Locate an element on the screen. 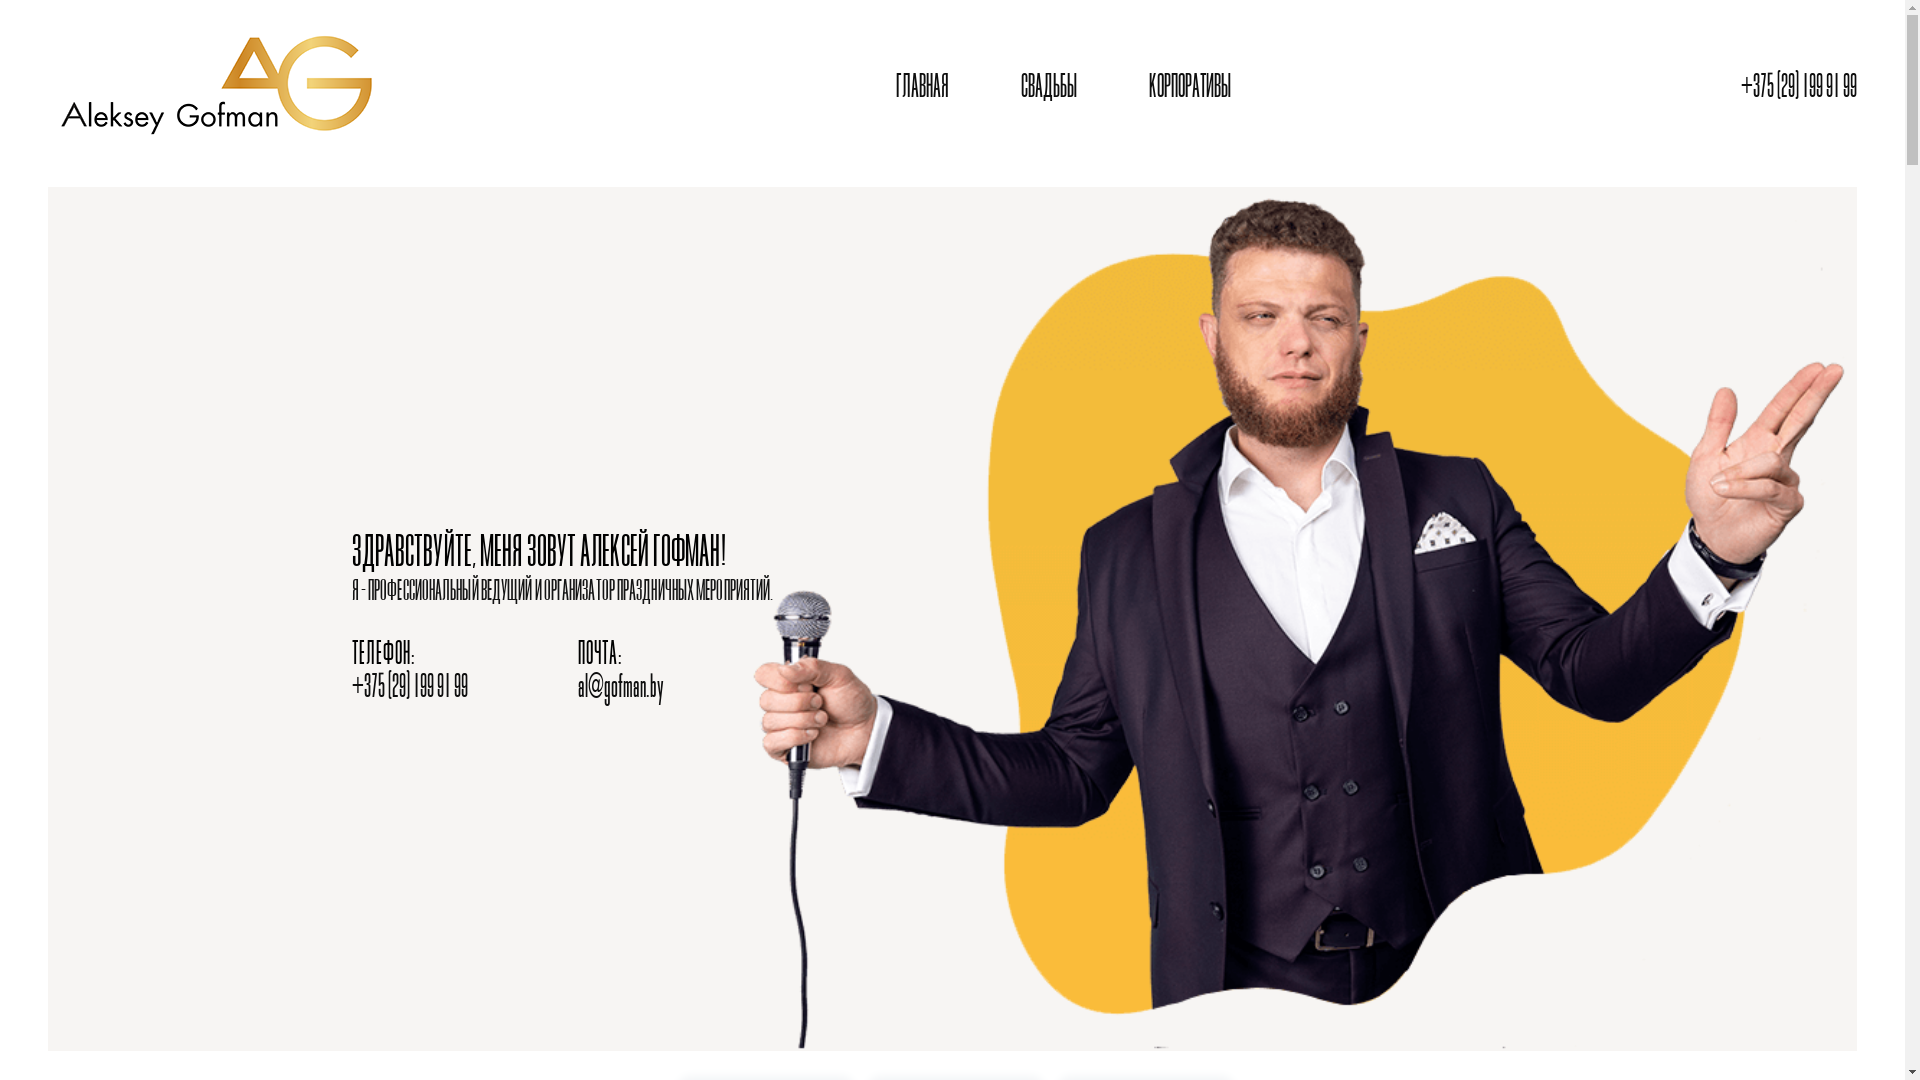 Image resolution: width=1920 pixels, height=1080 pixels. 'al@gofman.by' is located at coordinates (619, 687).